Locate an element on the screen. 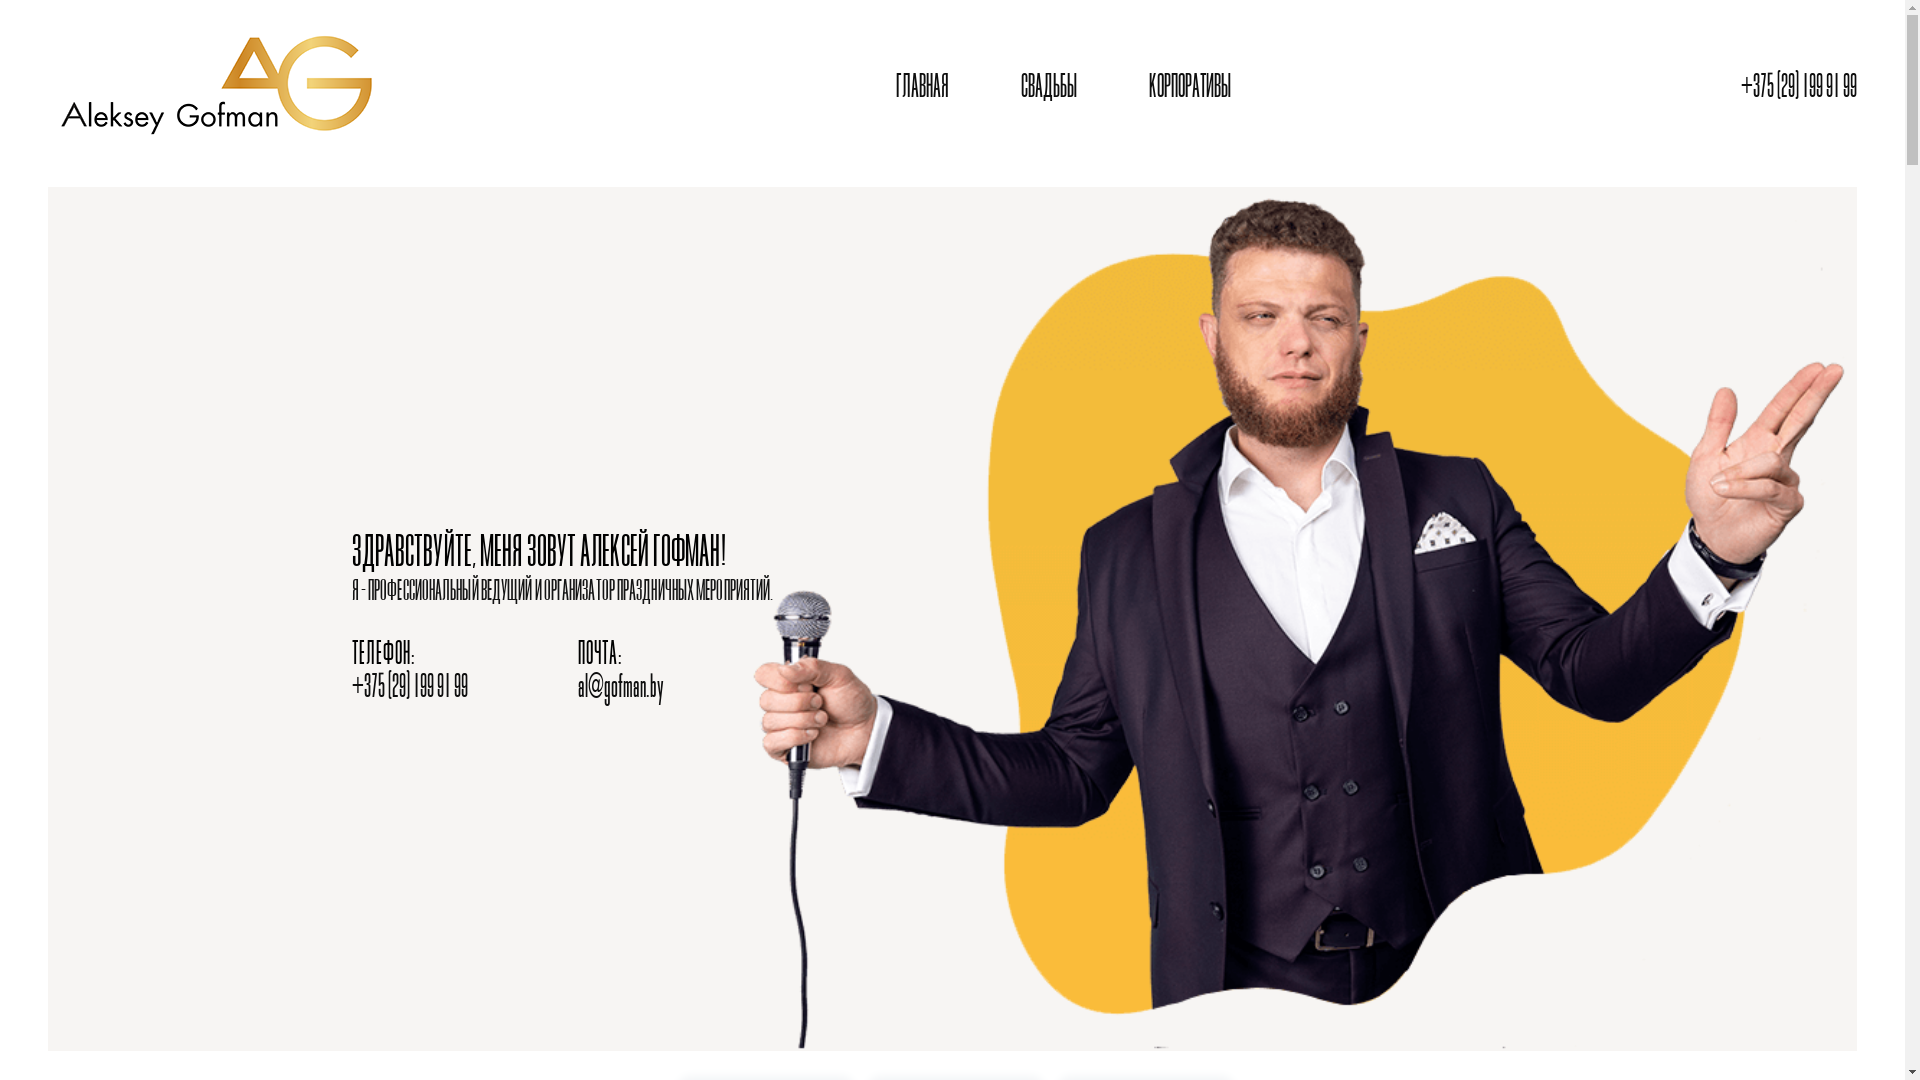 Image resolution: width=1920 pixels, height=1080 pixels. 'al@gofman.by' is located at coordinates (619, 687).